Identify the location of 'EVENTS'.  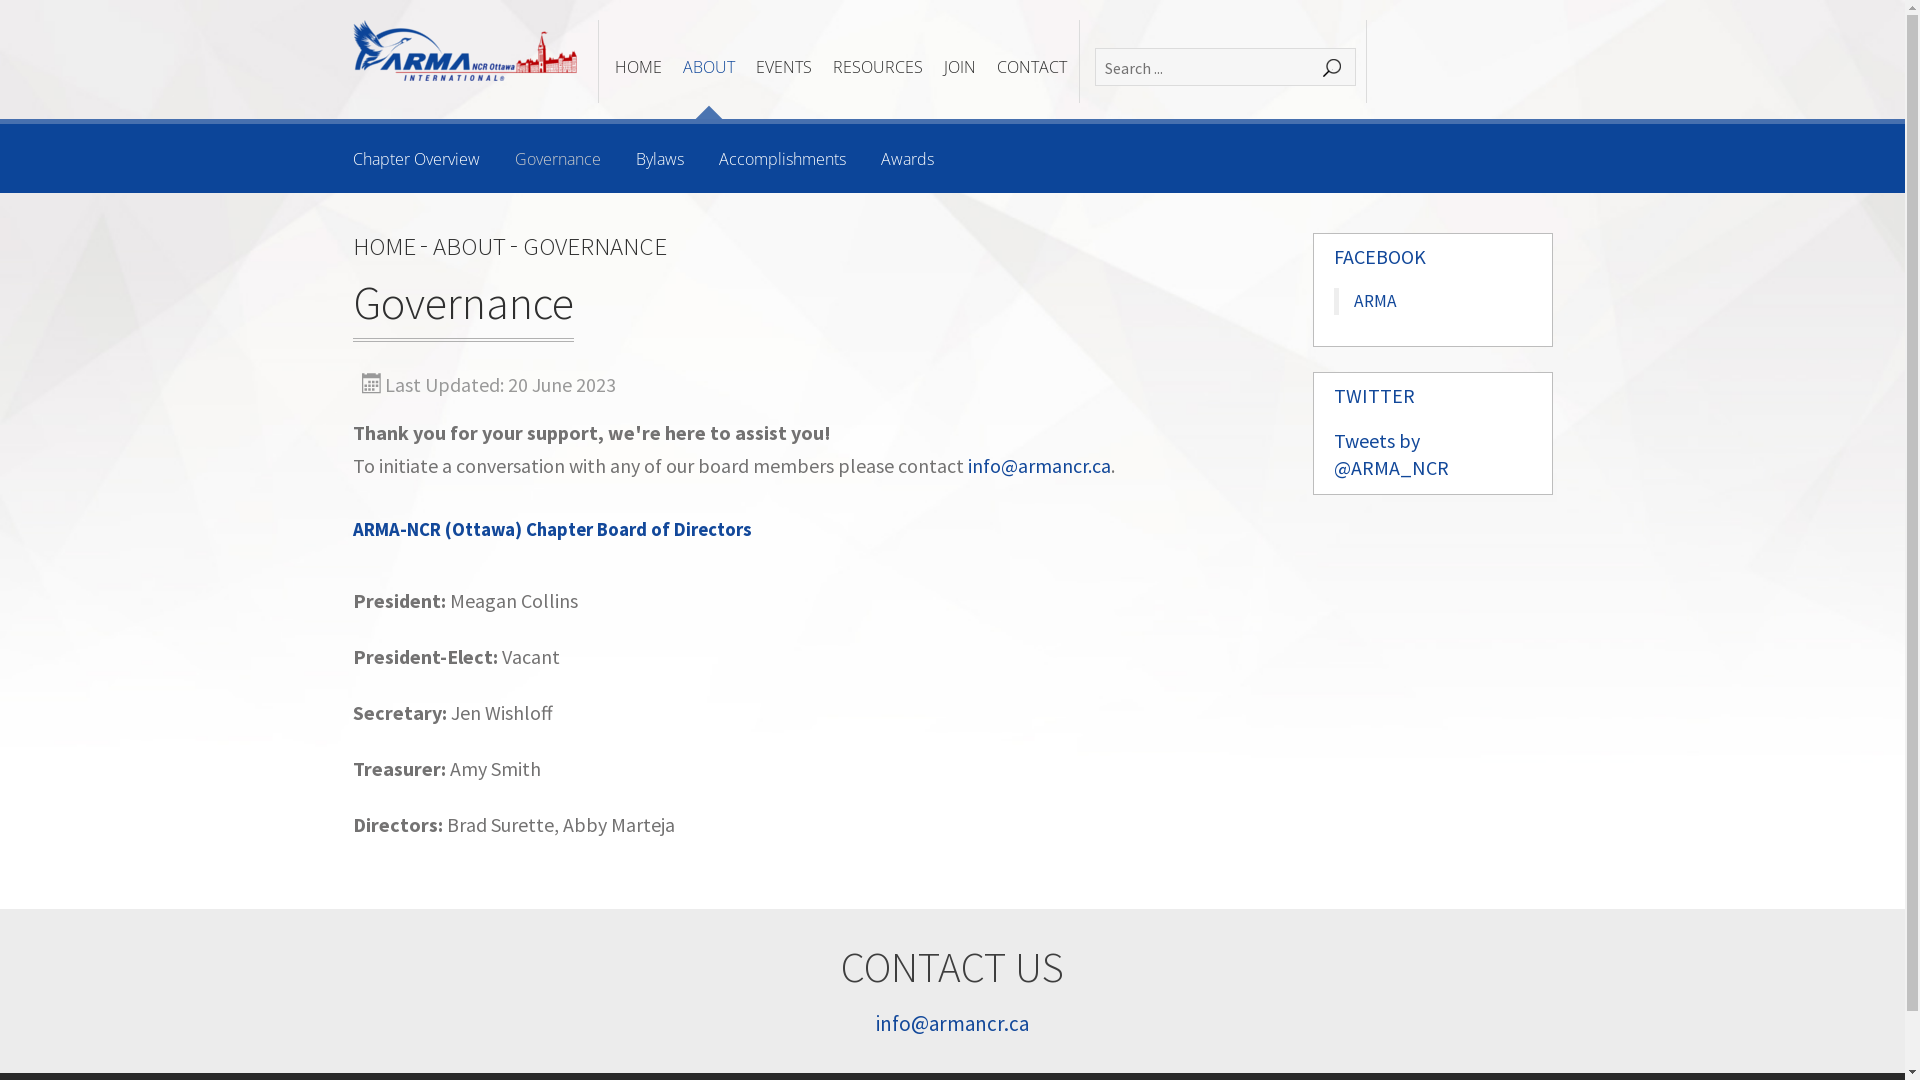
(782, 66).